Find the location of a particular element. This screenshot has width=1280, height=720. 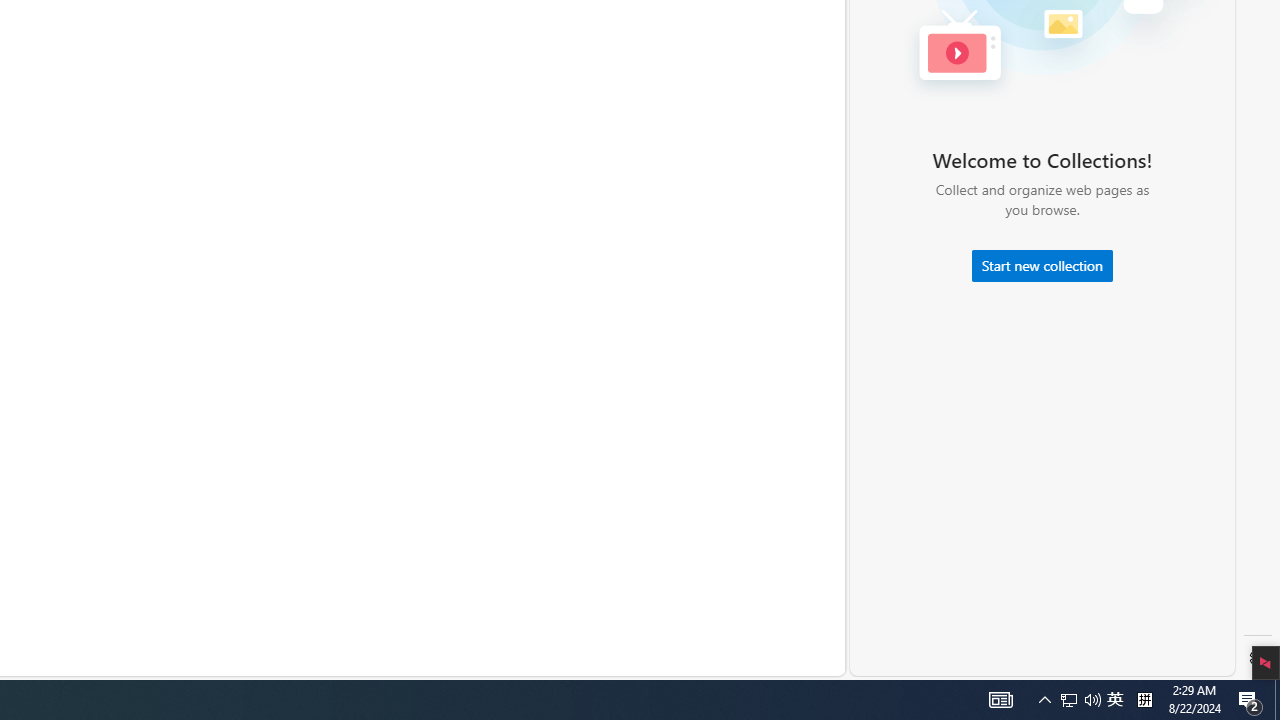

'Start new collection' is located at coordinates (1041, 264).